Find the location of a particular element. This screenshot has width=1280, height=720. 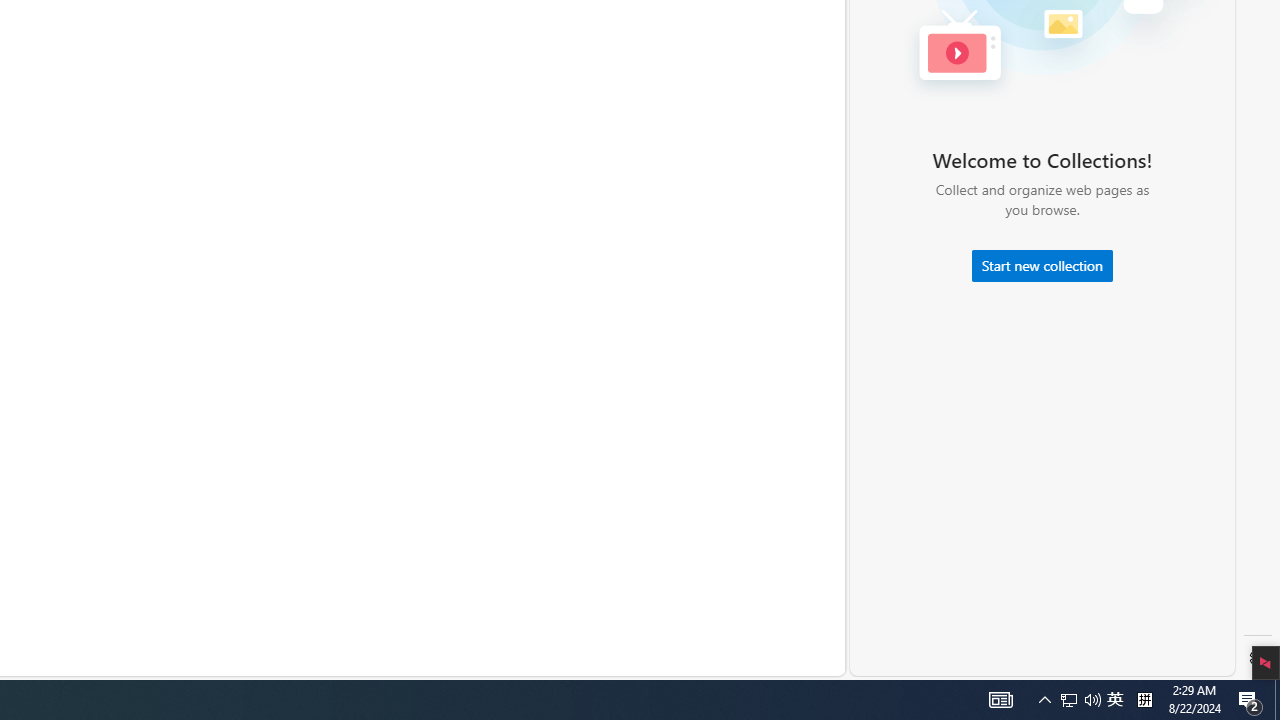

'Start new collection' is located at coordinates (1041, 264).